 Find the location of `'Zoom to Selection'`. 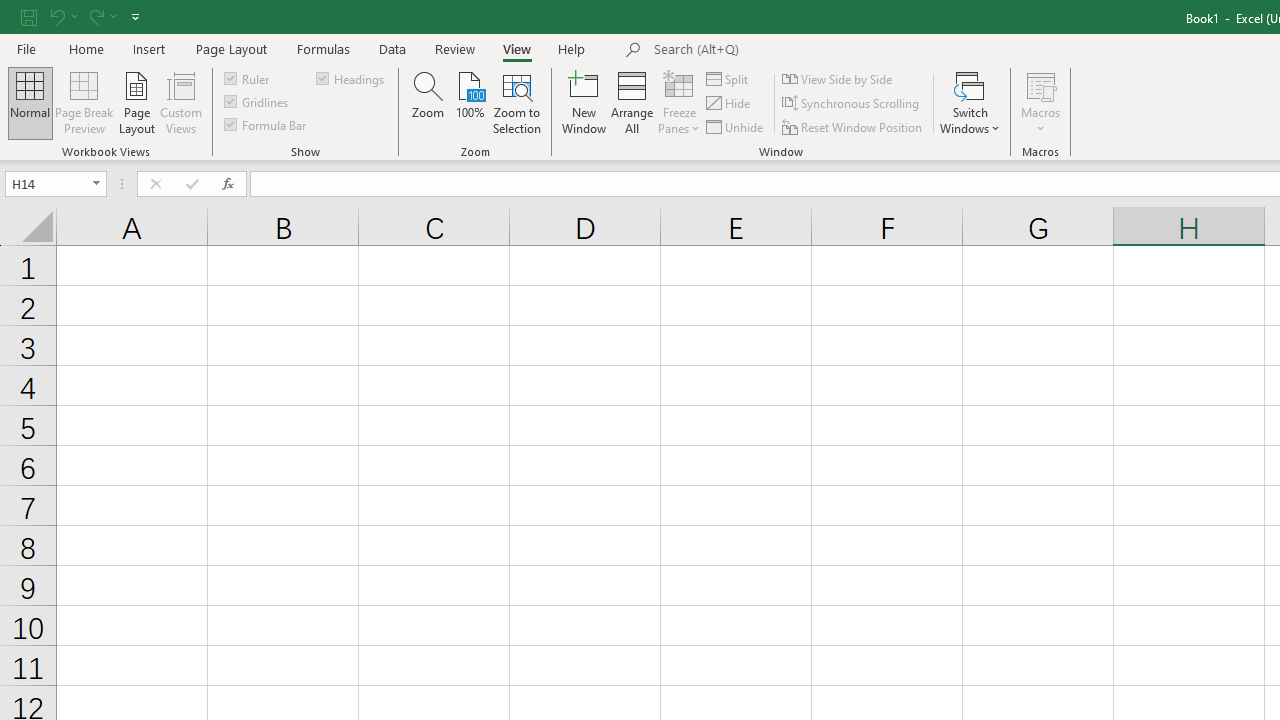

'Zoom to Selection' is located at coordinates (517, 103).